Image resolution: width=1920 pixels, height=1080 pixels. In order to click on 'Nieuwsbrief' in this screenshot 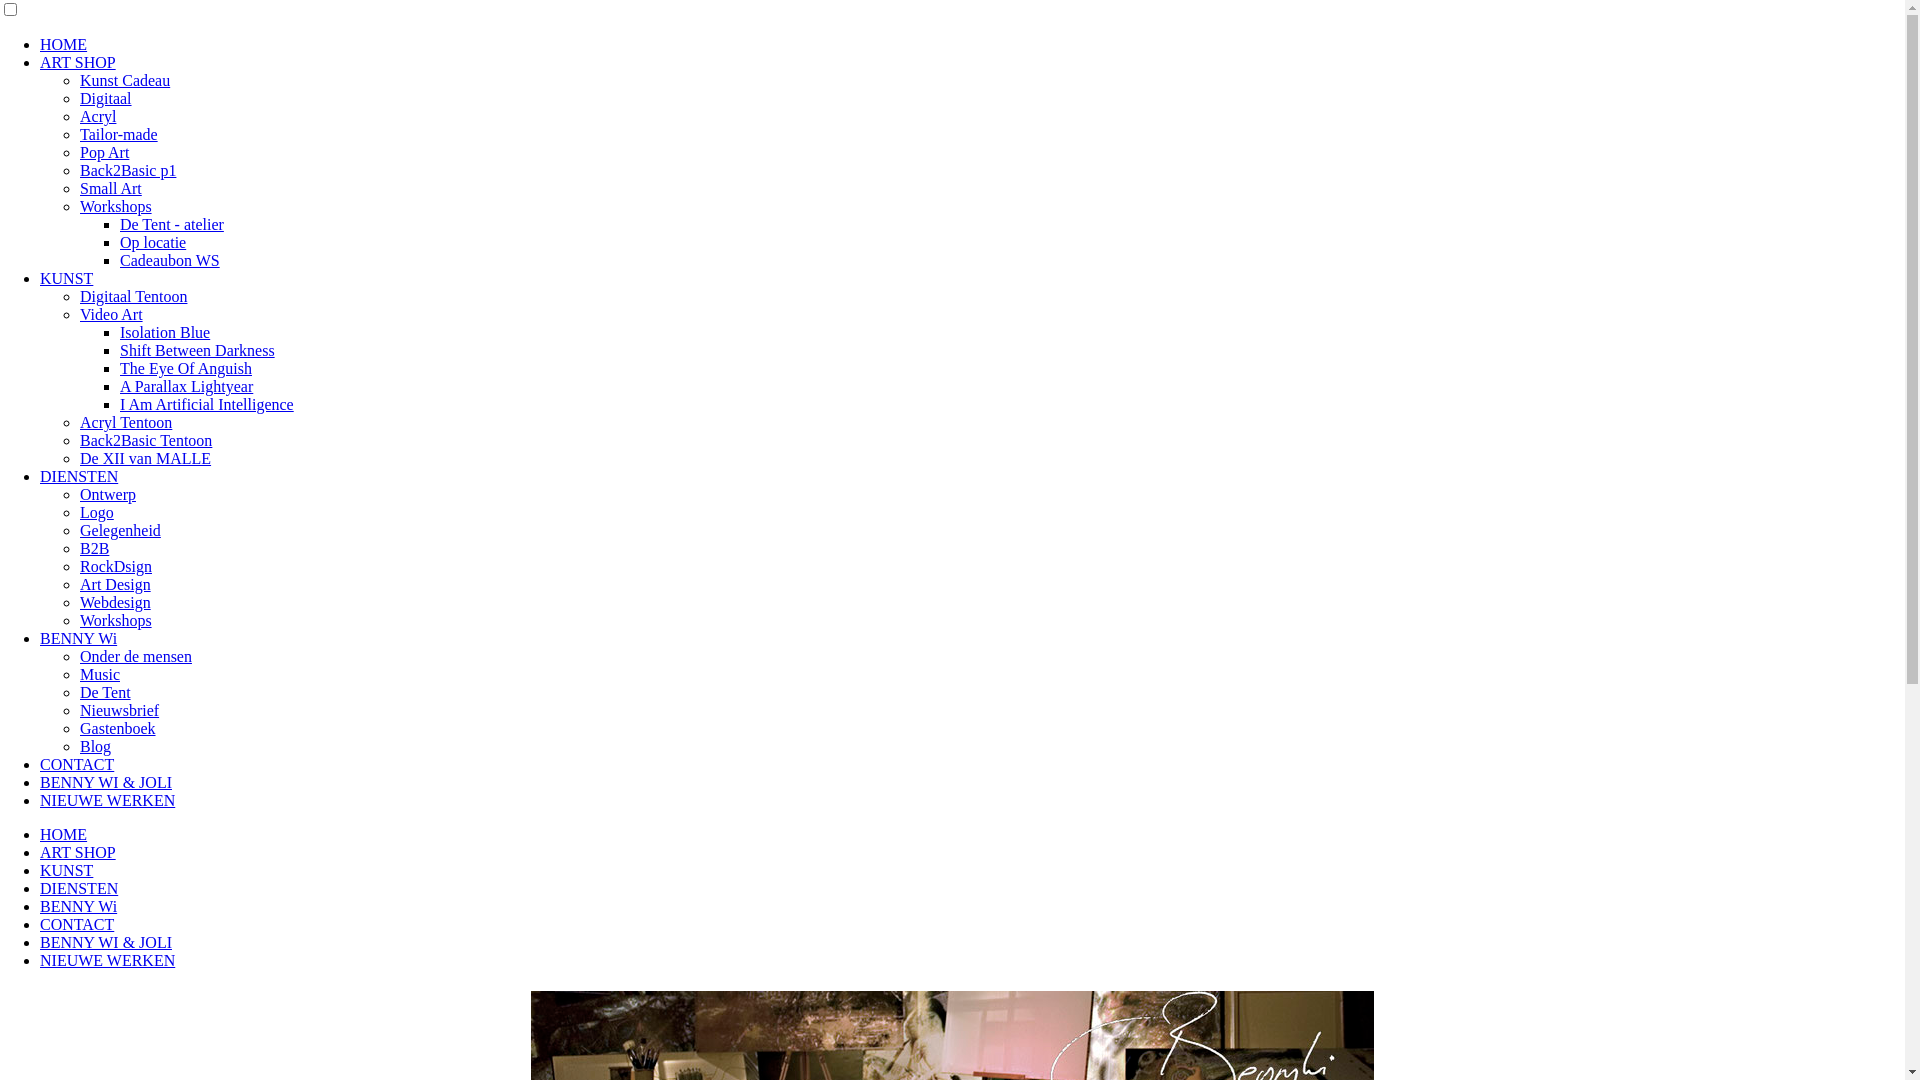, I will do `click(80, 709)`.